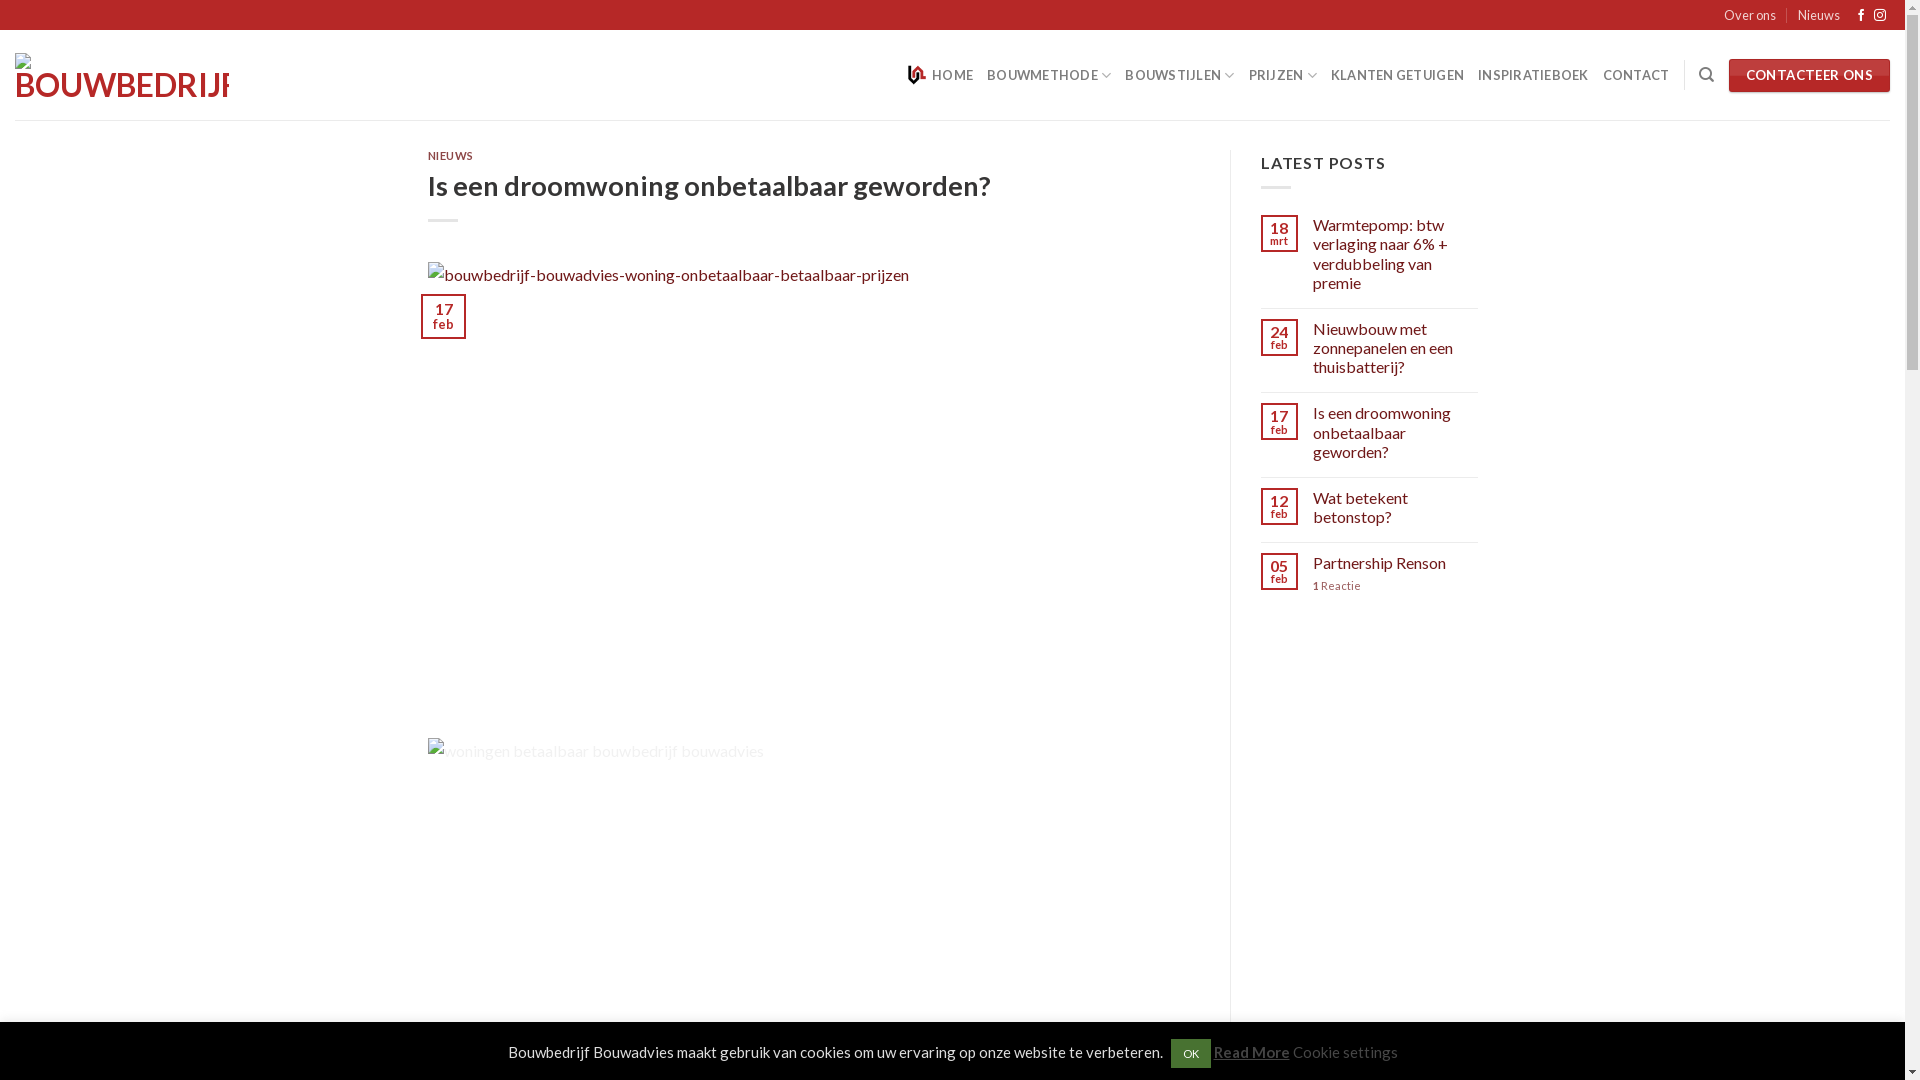  I want to click on 'Partnership Renson', so click(1394, 563).